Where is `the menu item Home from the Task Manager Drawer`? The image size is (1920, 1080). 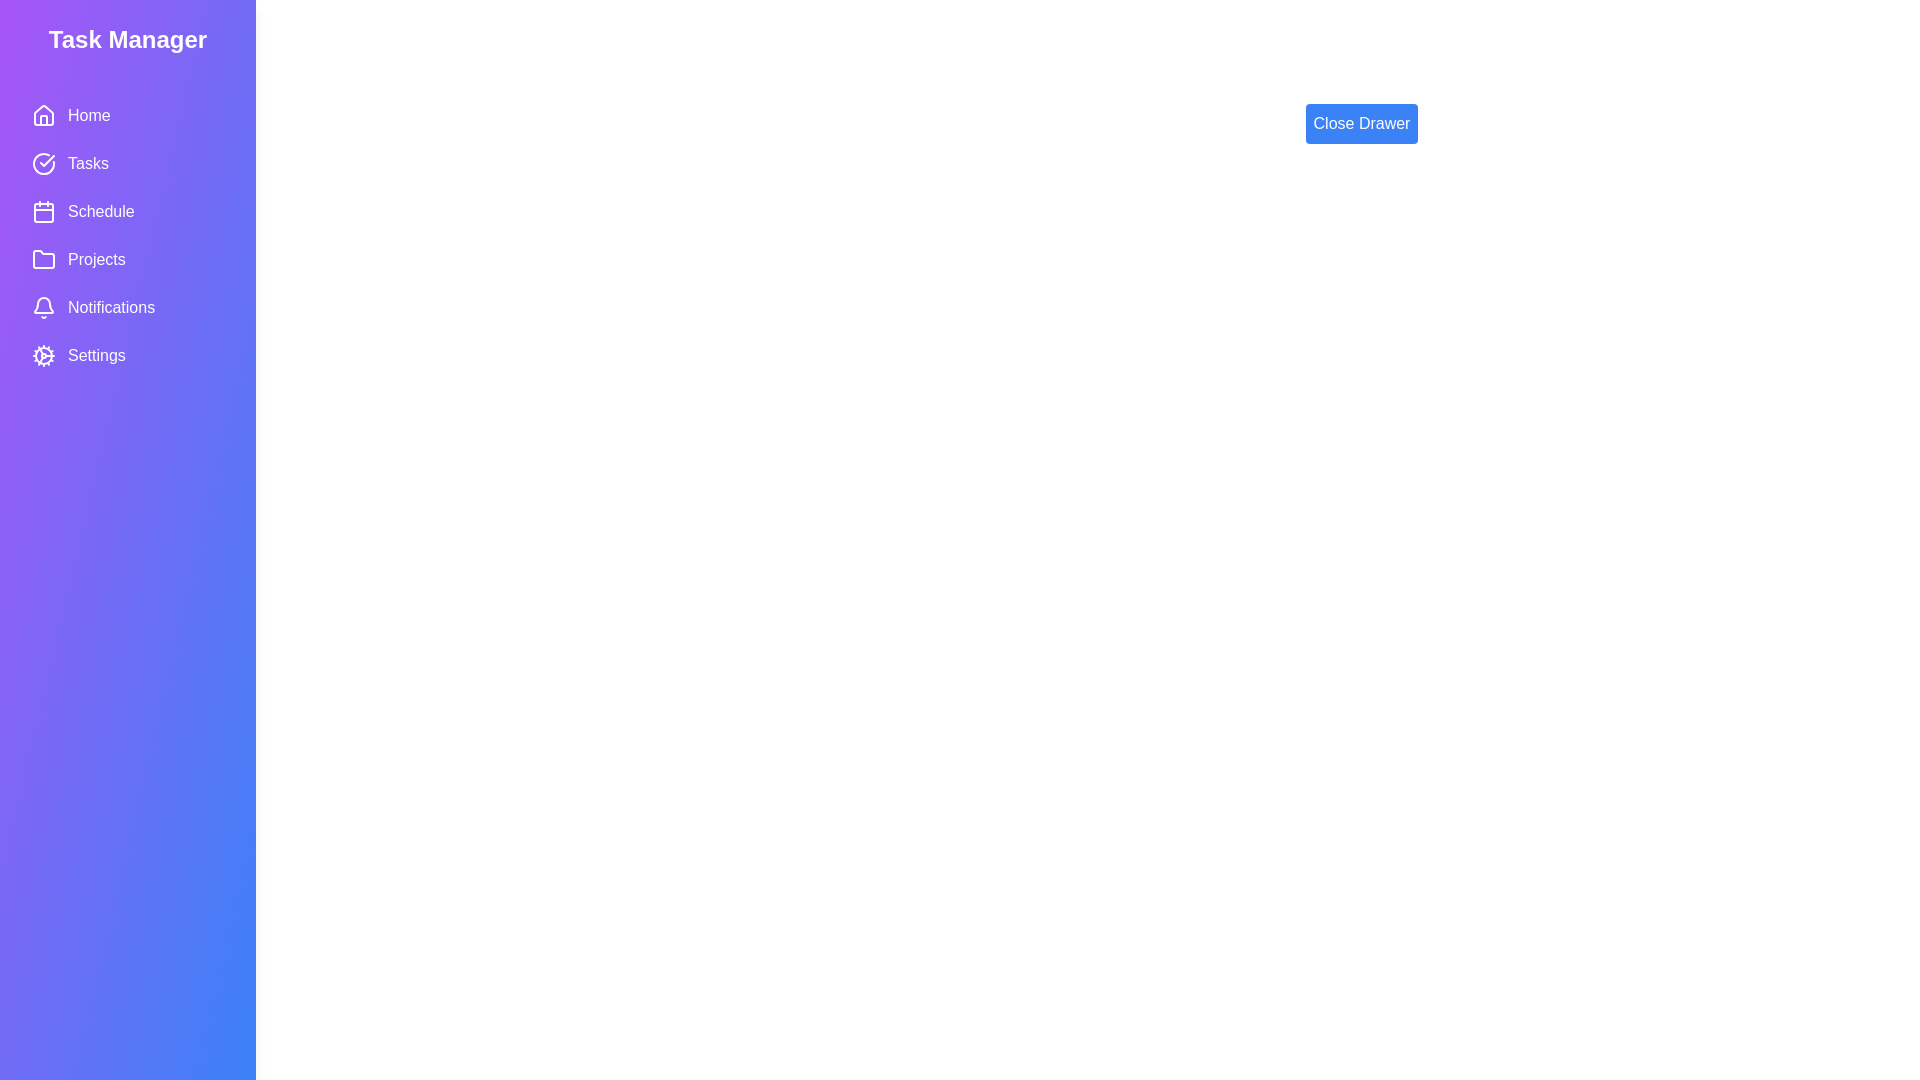
the menu item Home from the Task Manager Drawer is located at coordinates (127, 115).